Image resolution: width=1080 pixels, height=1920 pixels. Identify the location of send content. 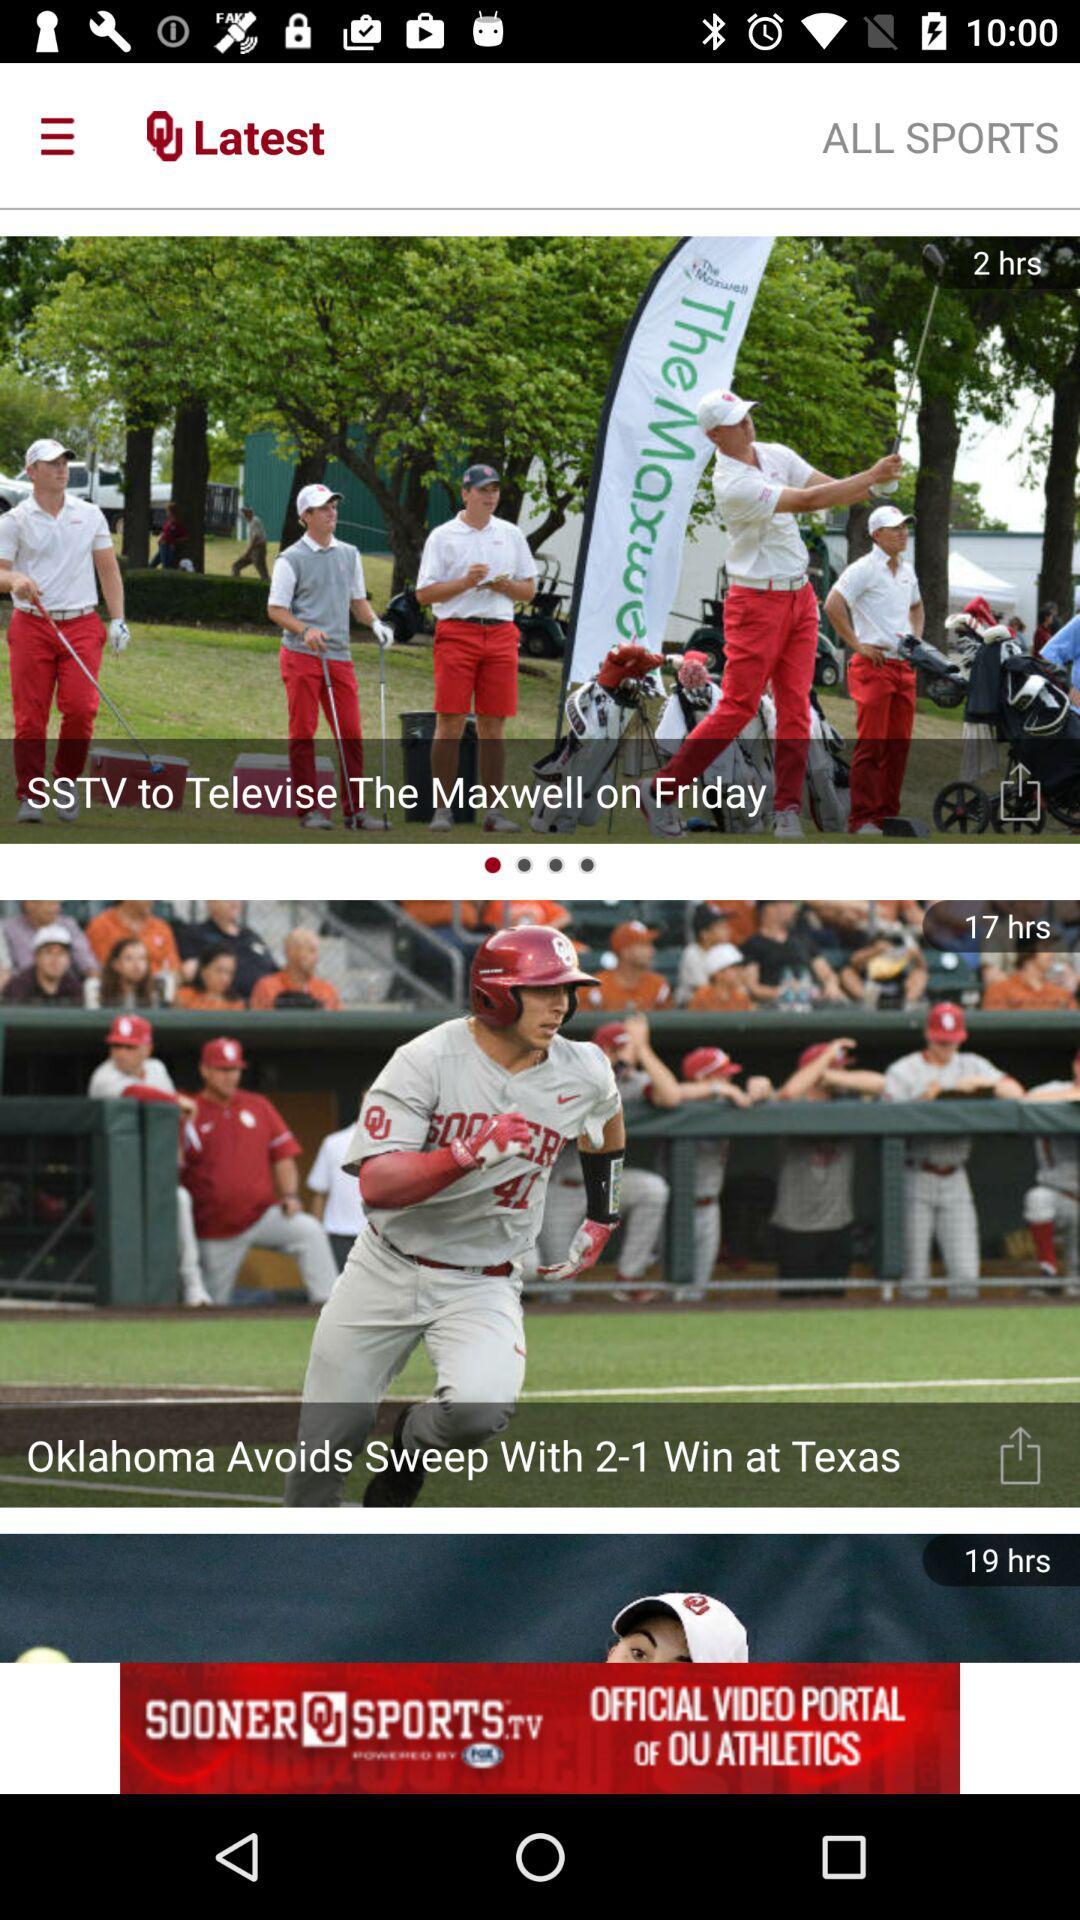
(1020, 1454).